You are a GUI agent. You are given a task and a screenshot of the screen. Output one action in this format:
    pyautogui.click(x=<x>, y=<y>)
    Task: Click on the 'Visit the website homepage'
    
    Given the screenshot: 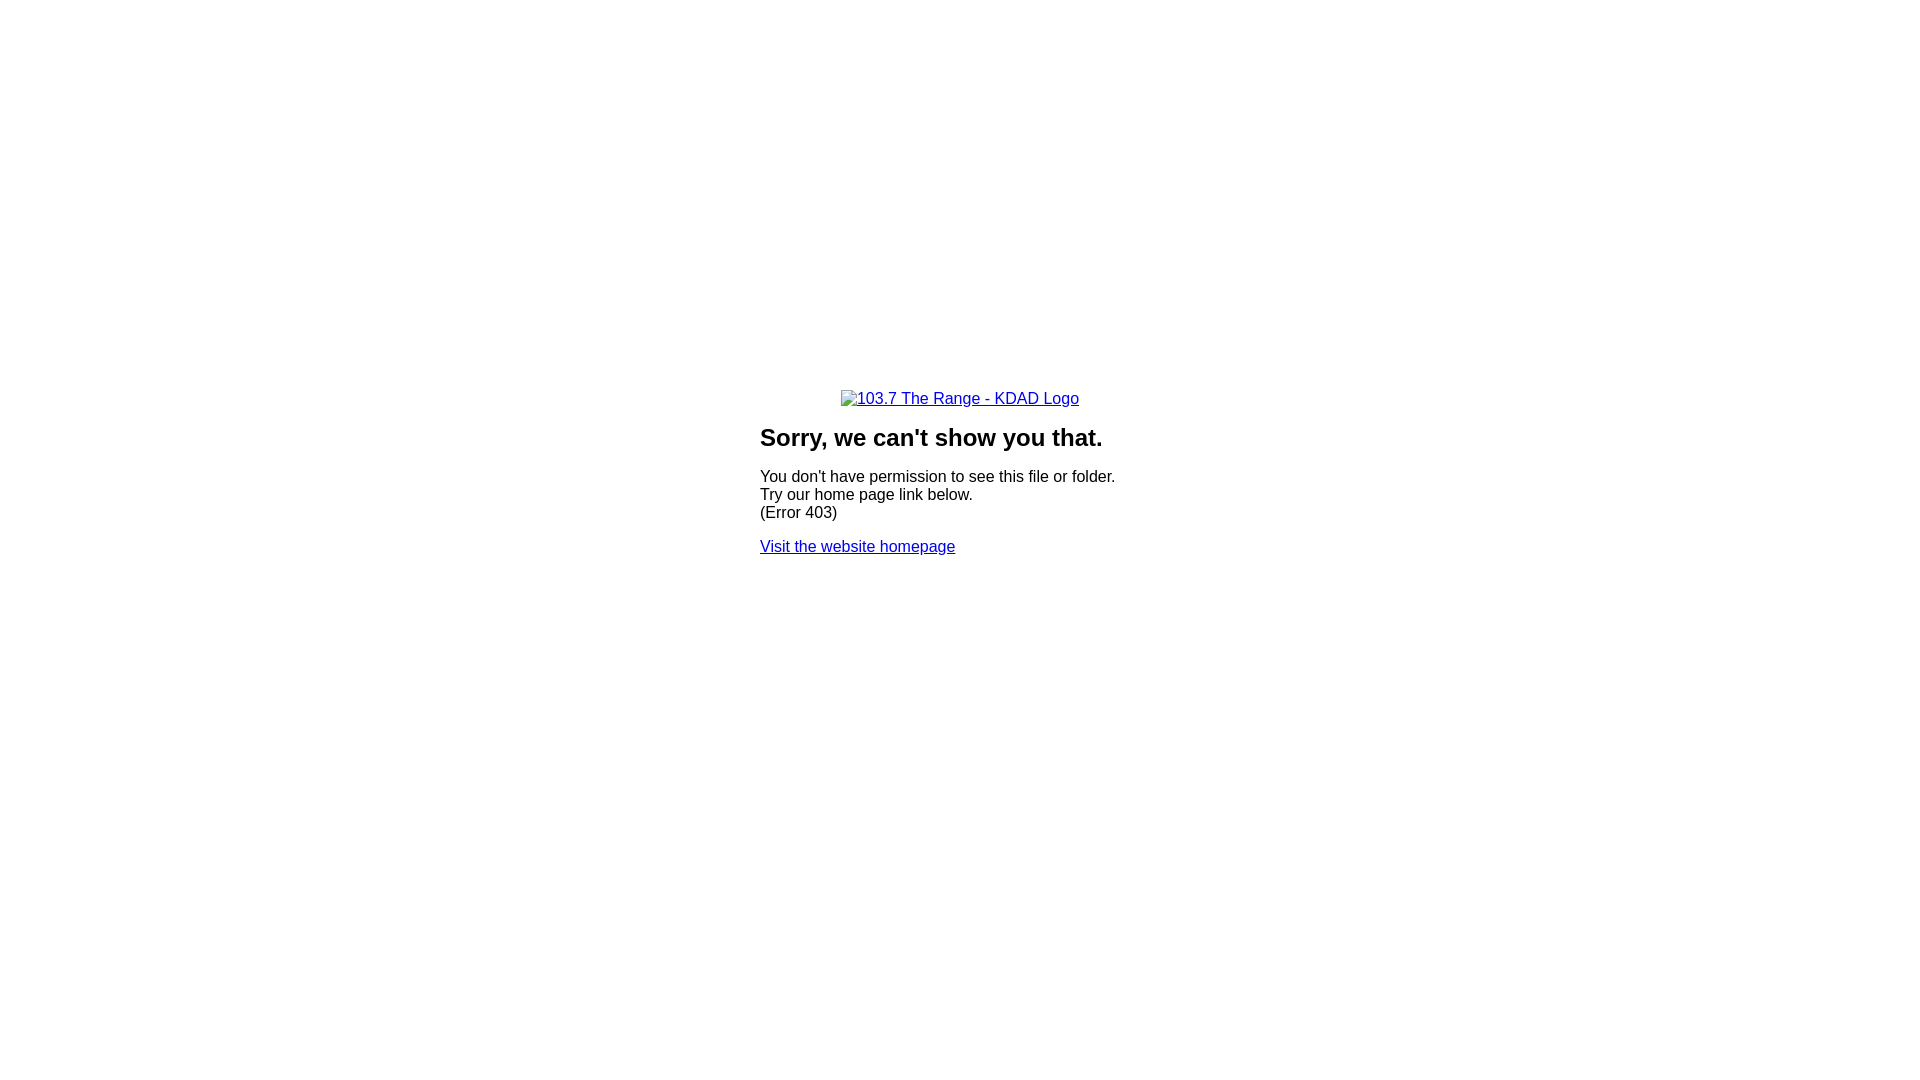 What is the action you would take?
    pyautogui.click(x=857, y=546)
    